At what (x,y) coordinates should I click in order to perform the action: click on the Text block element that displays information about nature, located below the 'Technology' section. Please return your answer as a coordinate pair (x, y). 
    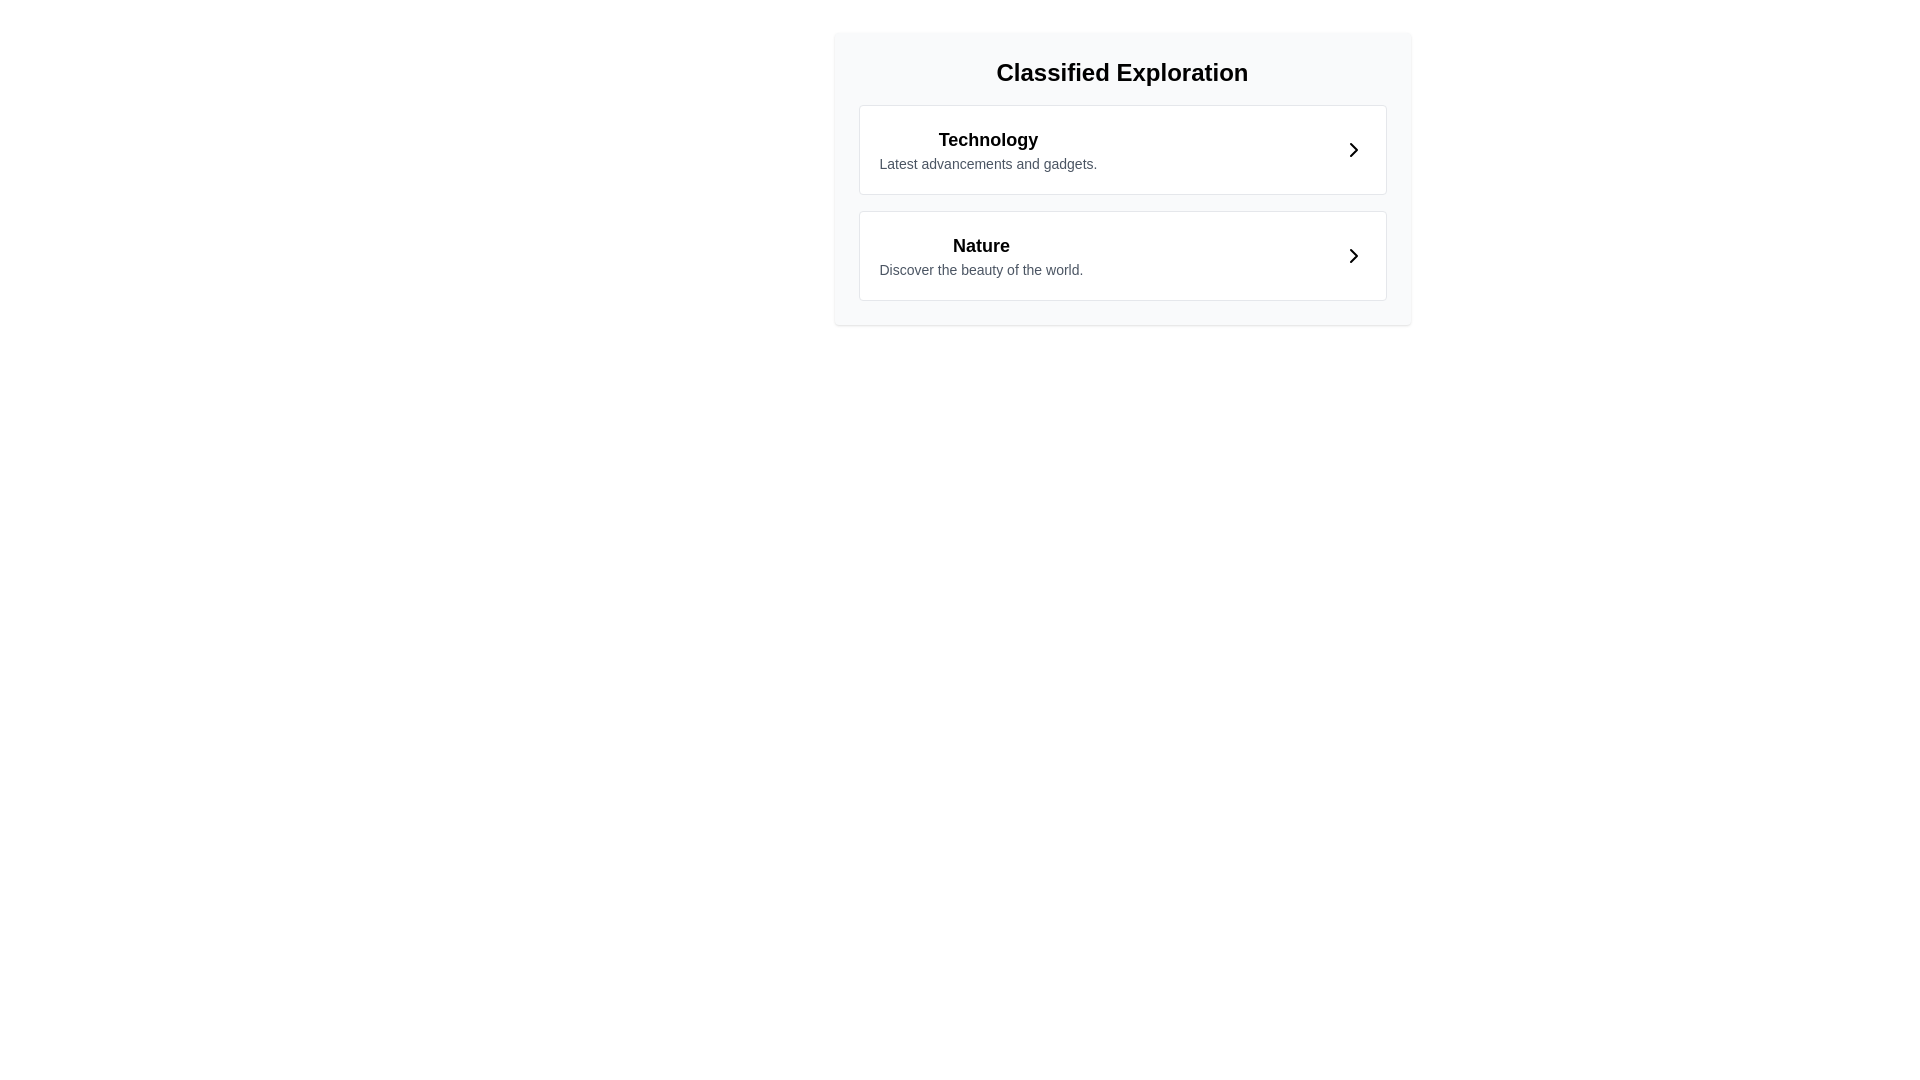
    Looking at the image, I should click on (981, 254).